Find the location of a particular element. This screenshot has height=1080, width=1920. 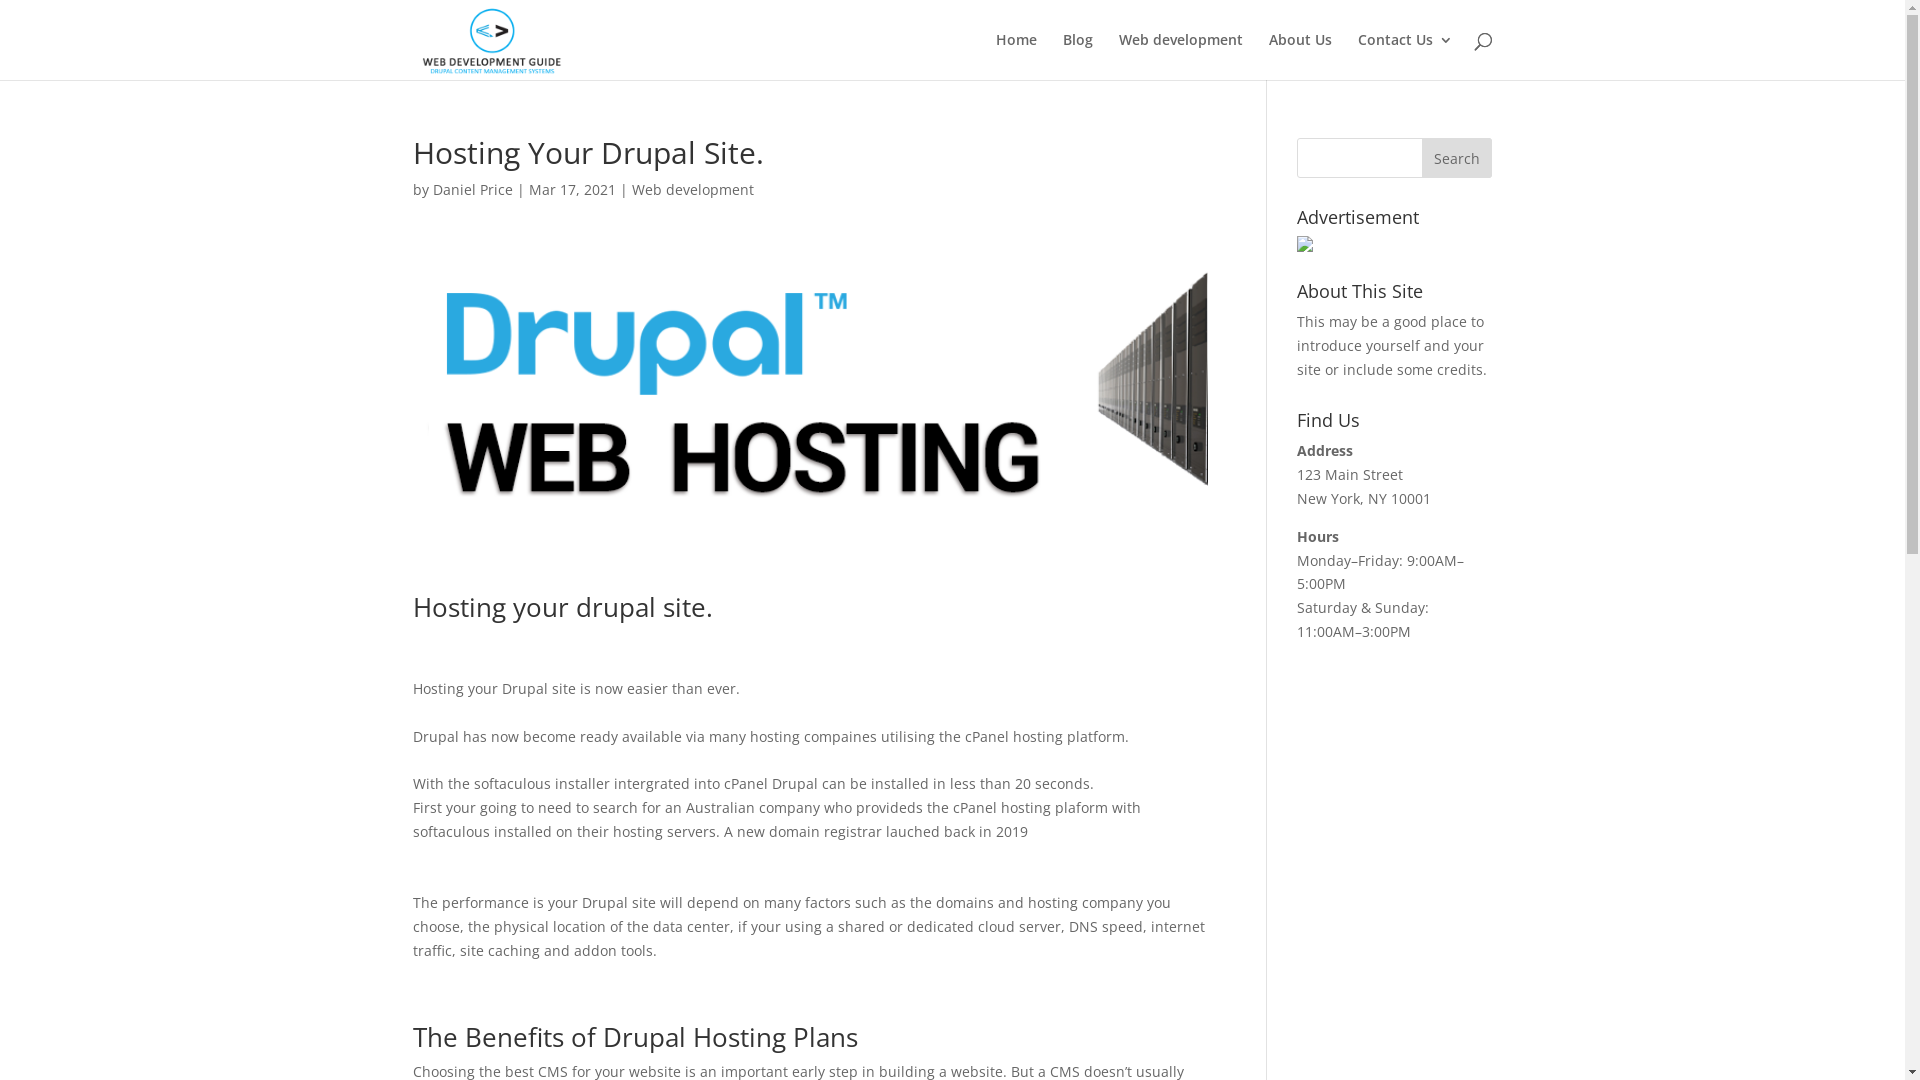

'Contact Us' is located at coordinates (1404, 55).